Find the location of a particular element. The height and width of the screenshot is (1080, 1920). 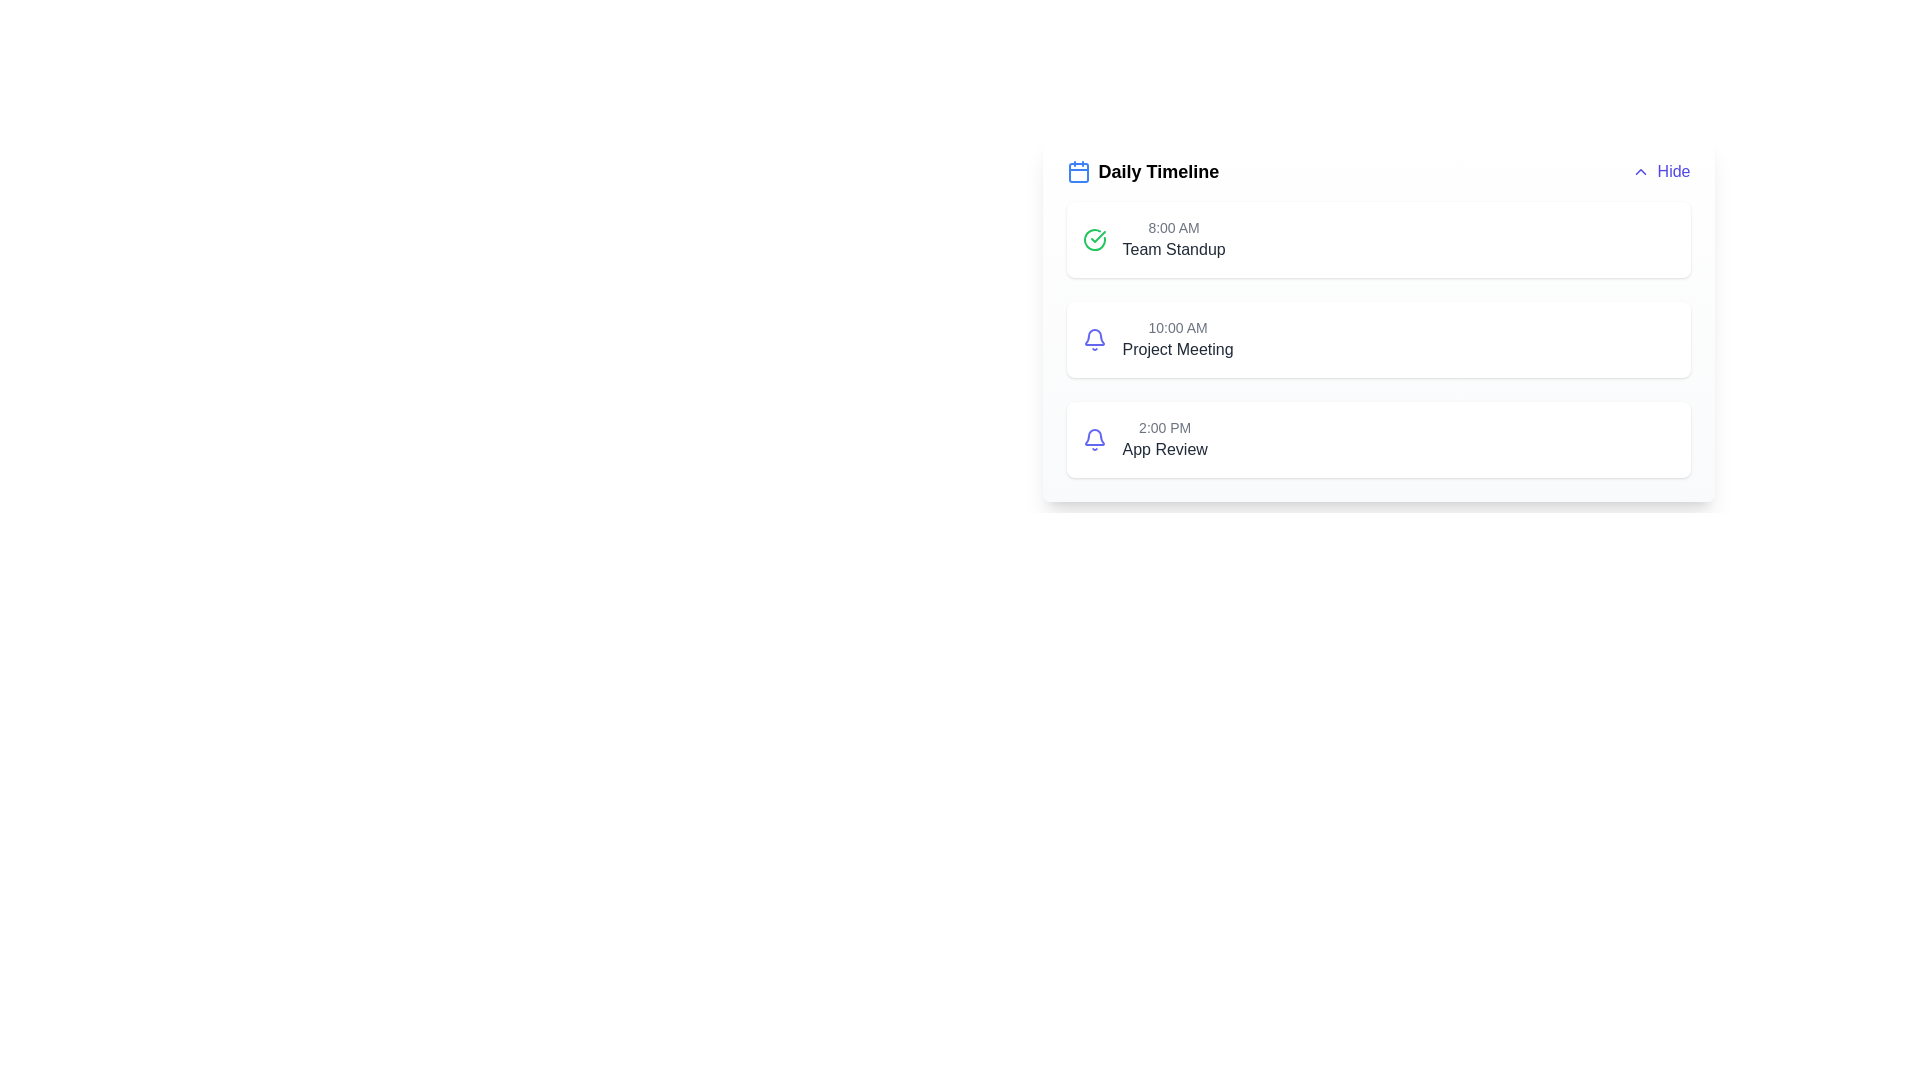

rounded rectangle graphical icon component inside the calendar icon, which is located to the left of the 'Daily Timeline' heading is located at coordinates (1077, 172).